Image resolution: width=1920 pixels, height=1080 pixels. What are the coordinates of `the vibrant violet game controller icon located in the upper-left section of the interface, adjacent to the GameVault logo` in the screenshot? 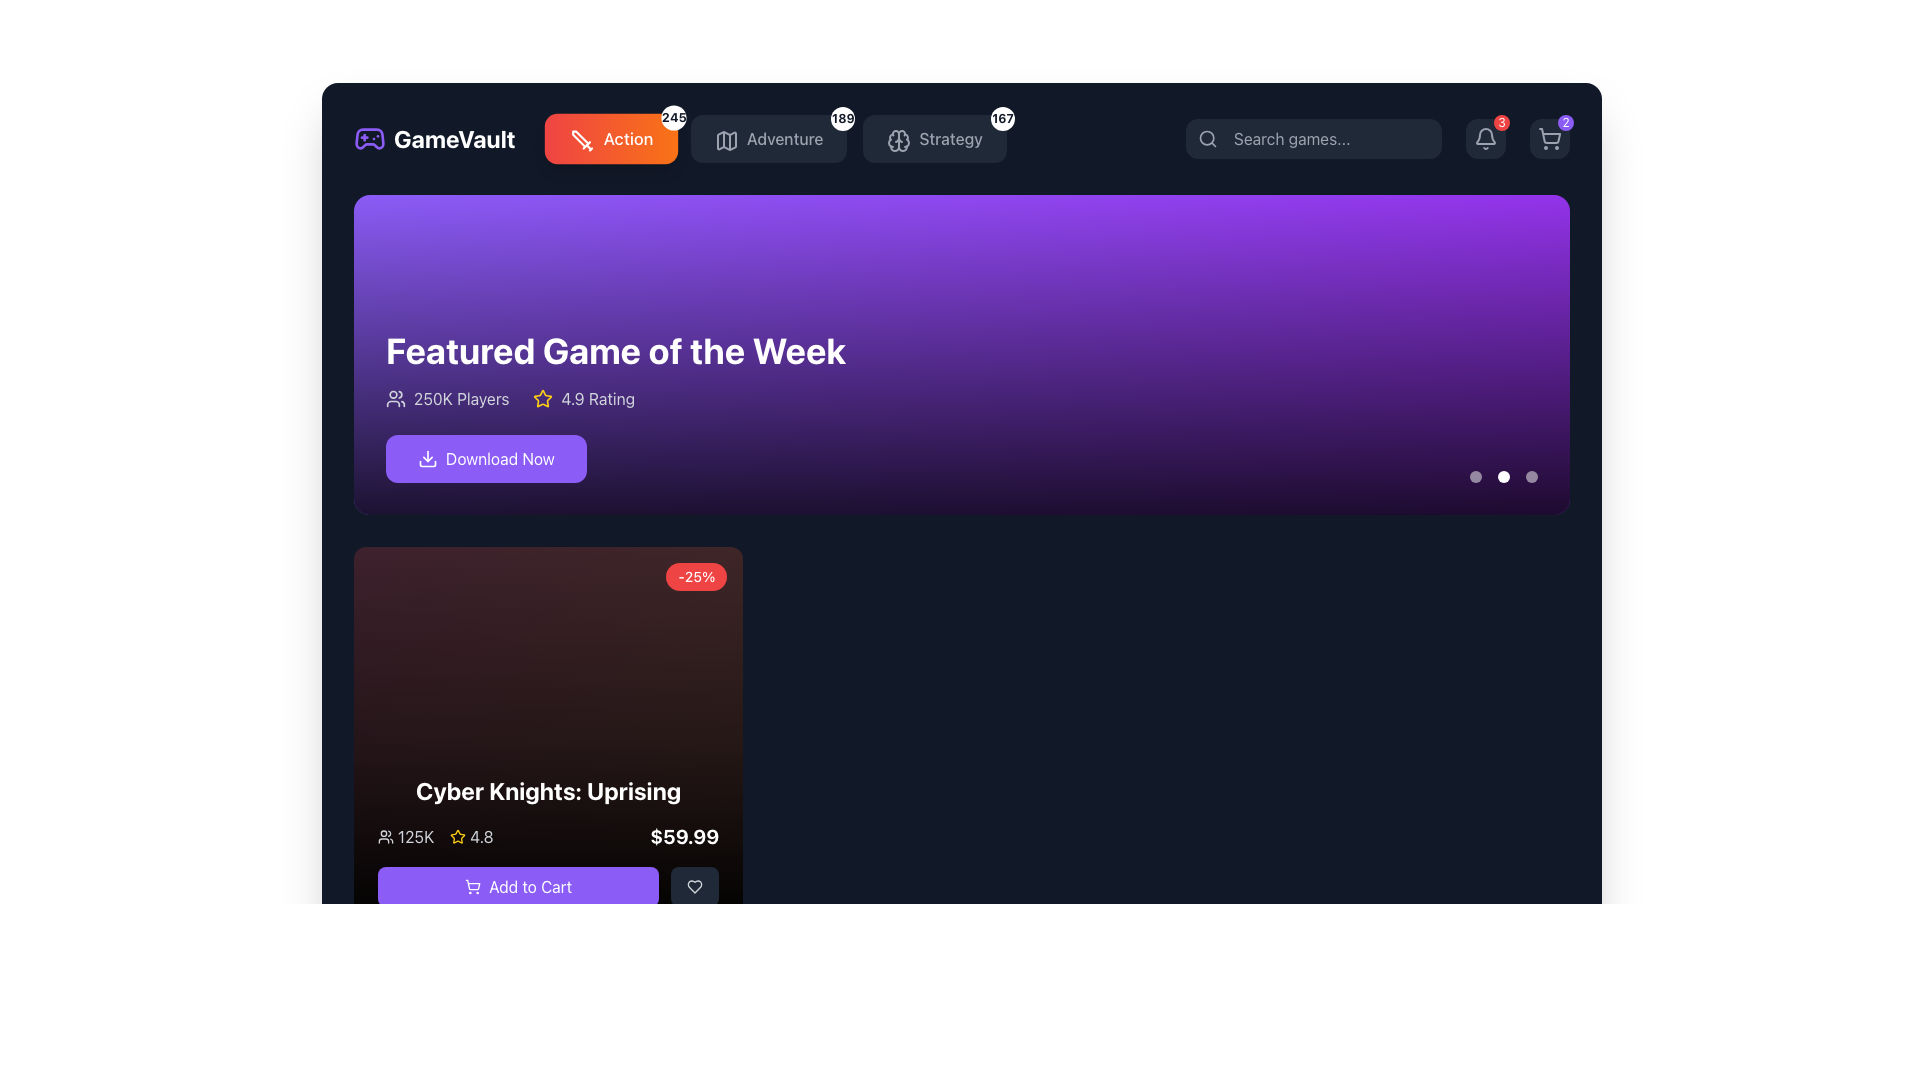 It's located at (369, 137).